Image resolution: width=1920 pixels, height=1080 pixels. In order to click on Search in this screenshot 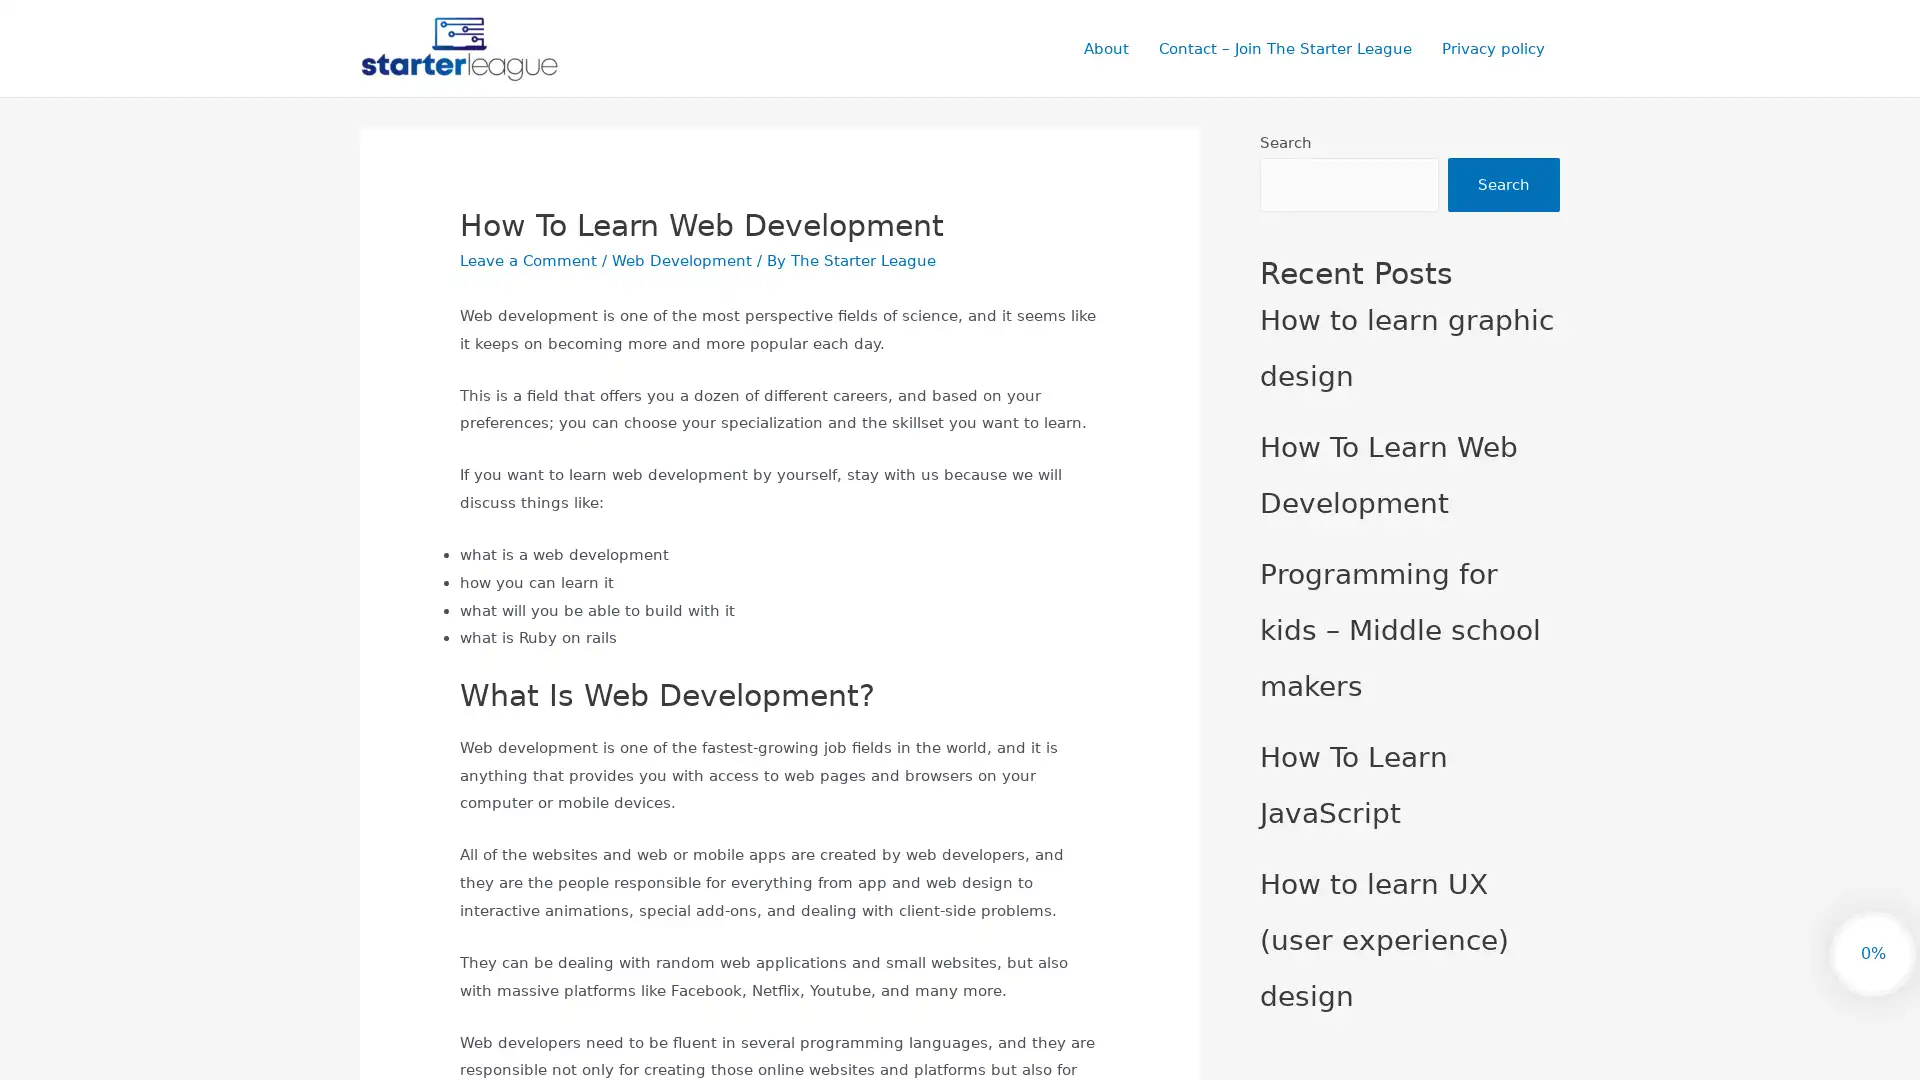, I will do `click(1503, 185)`.